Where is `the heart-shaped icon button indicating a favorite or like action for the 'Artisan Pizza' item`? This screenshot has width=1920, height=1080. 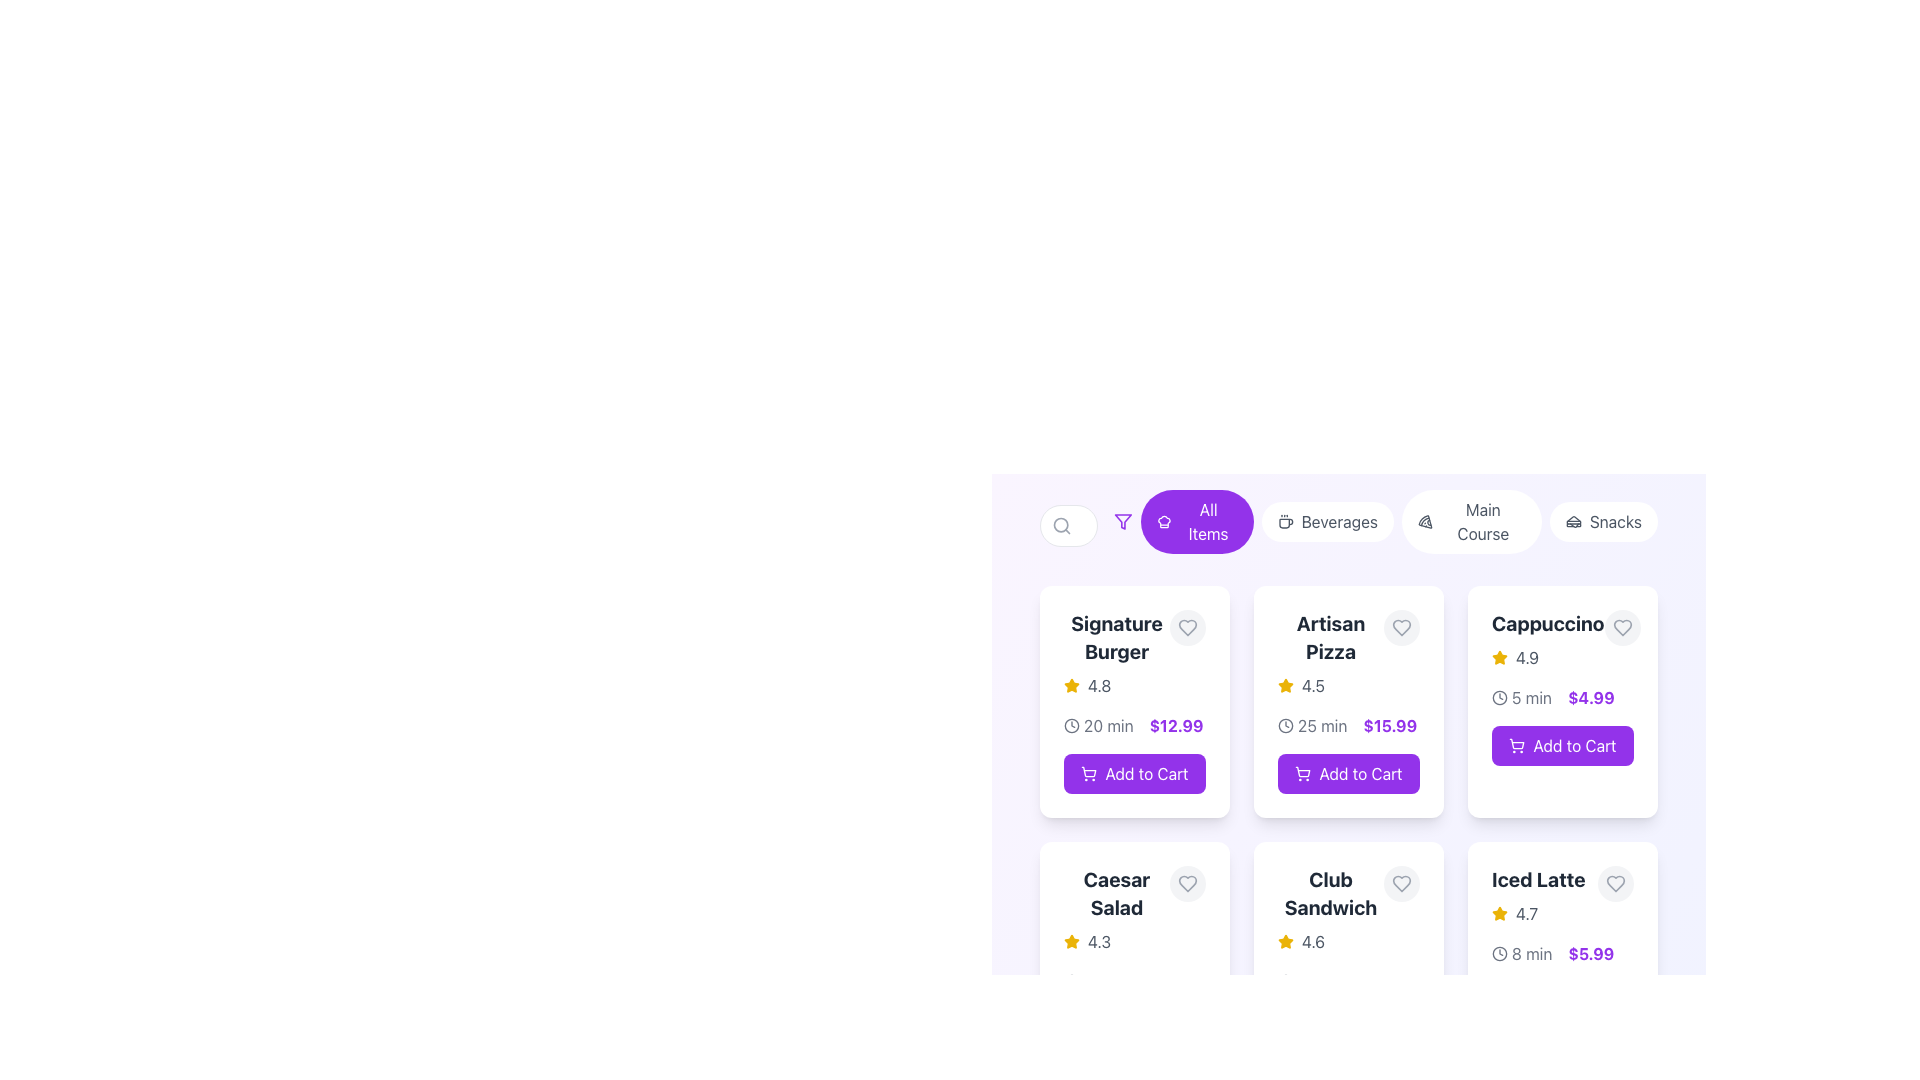
the heart-shaped icon button indicating a favorite or like action for the 'Artisan Pizza' item is located at coordinates (1400, 627).